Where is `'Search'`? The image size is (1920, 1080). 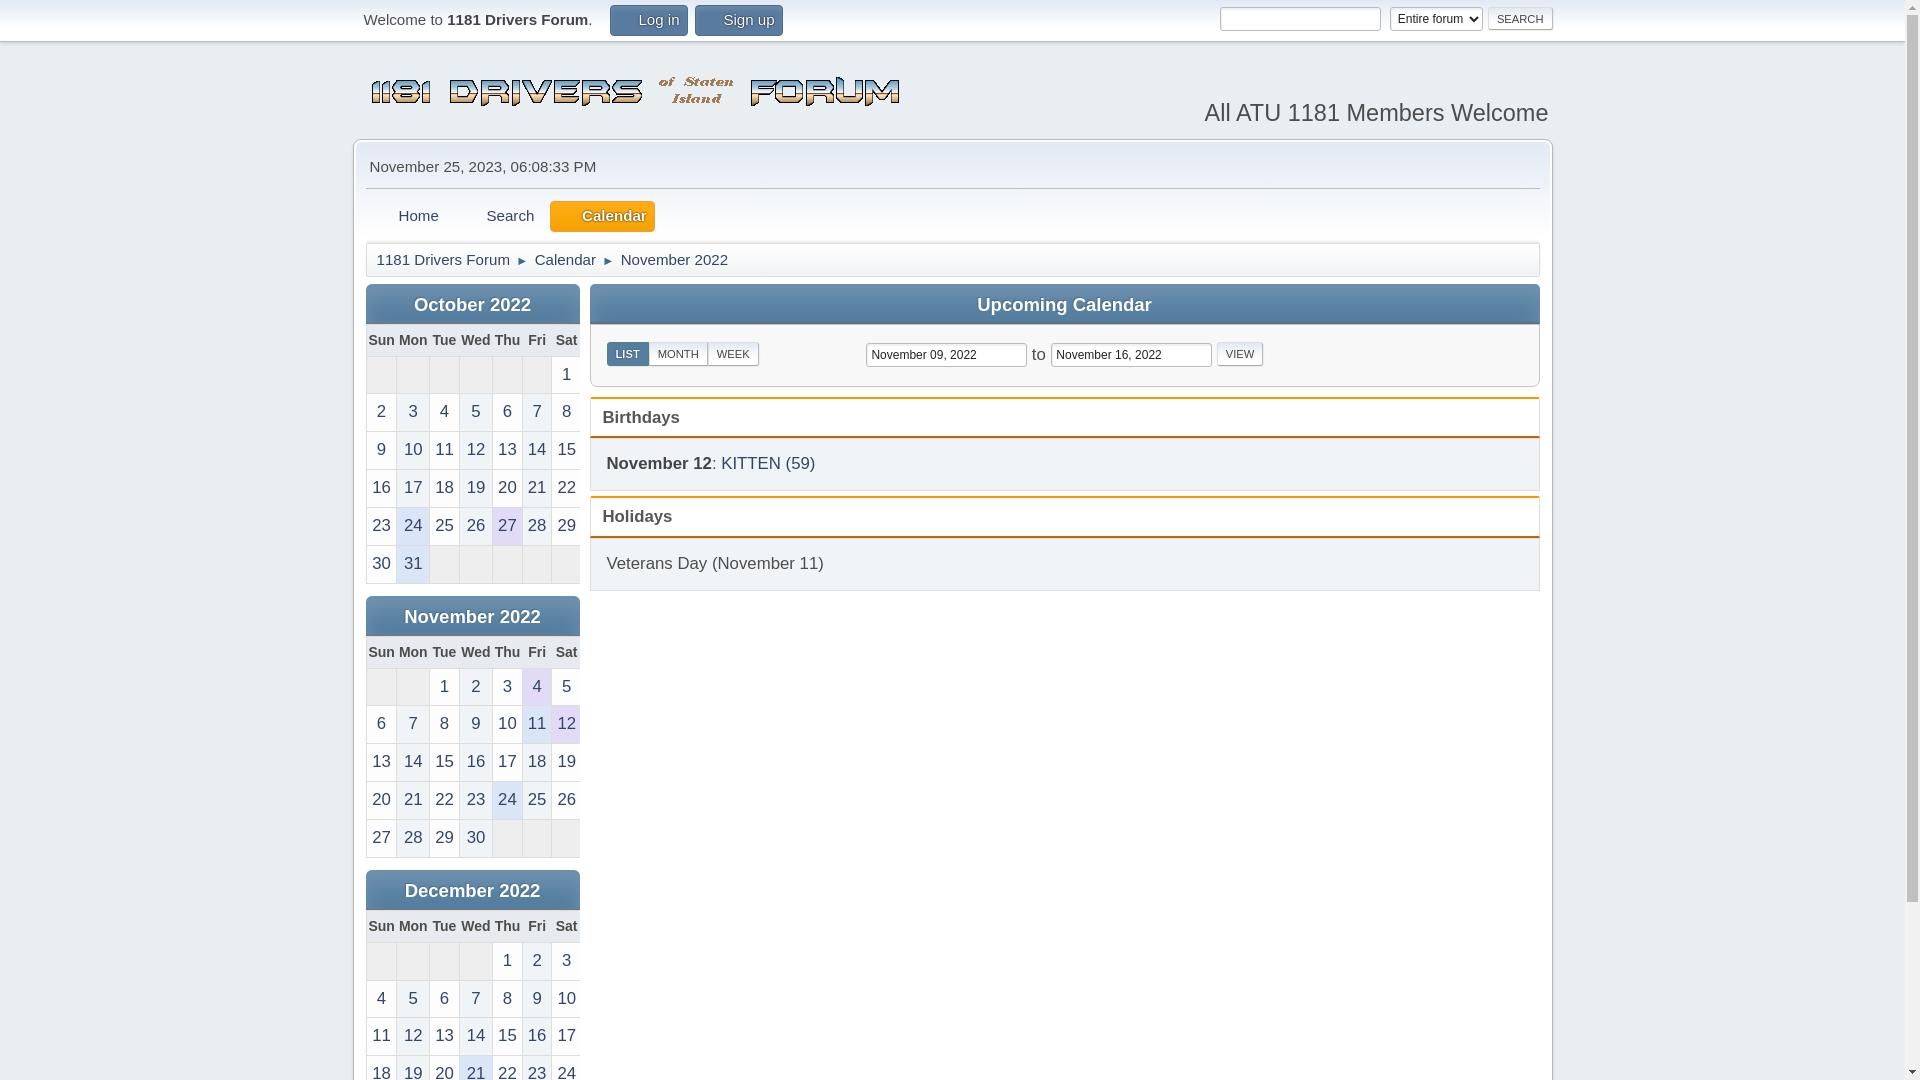 'Search' is located at coordinates (453, 216).